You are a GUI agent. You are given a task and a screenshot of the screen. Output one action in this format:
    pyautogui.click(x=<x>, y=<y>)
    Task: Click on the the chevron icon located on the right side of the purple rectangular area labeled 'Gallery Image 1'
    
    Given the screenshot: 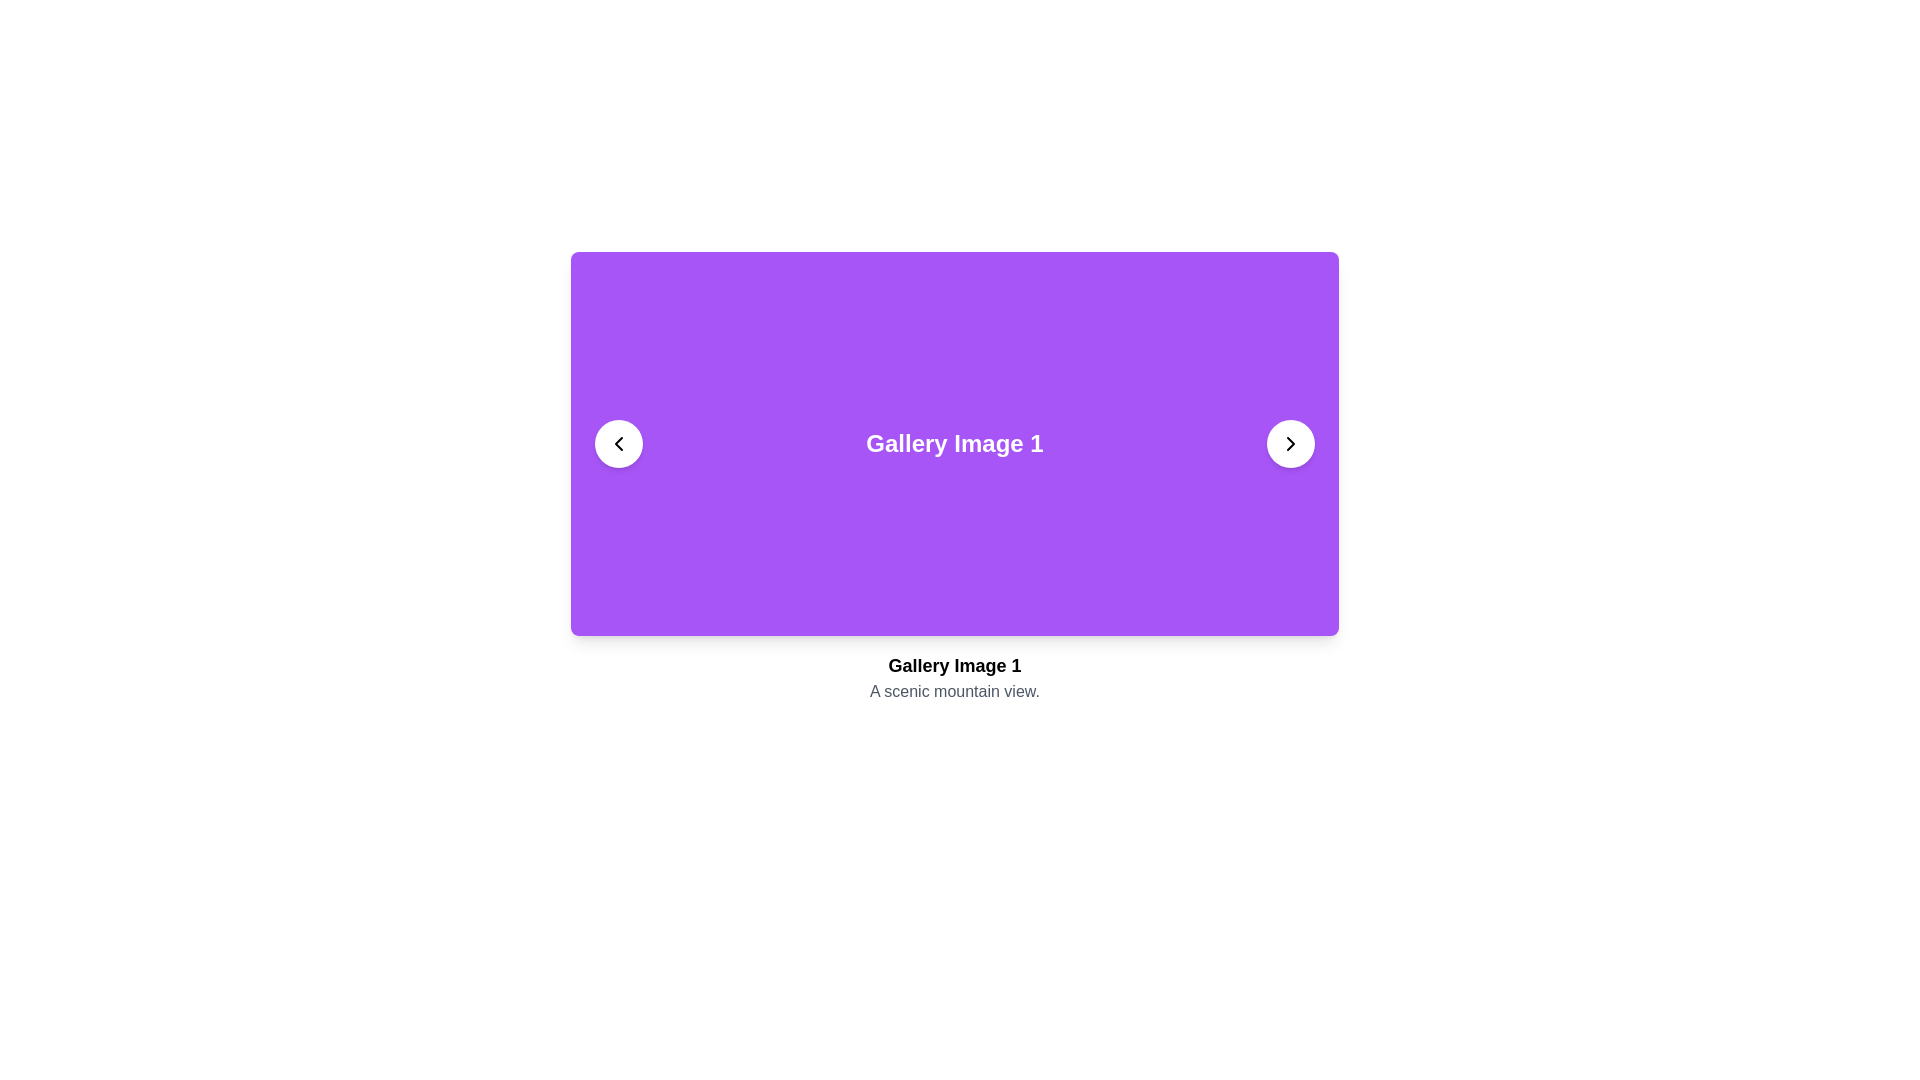 What is the action you would take?
    pyautogui.click(x=1291, y=442)
    